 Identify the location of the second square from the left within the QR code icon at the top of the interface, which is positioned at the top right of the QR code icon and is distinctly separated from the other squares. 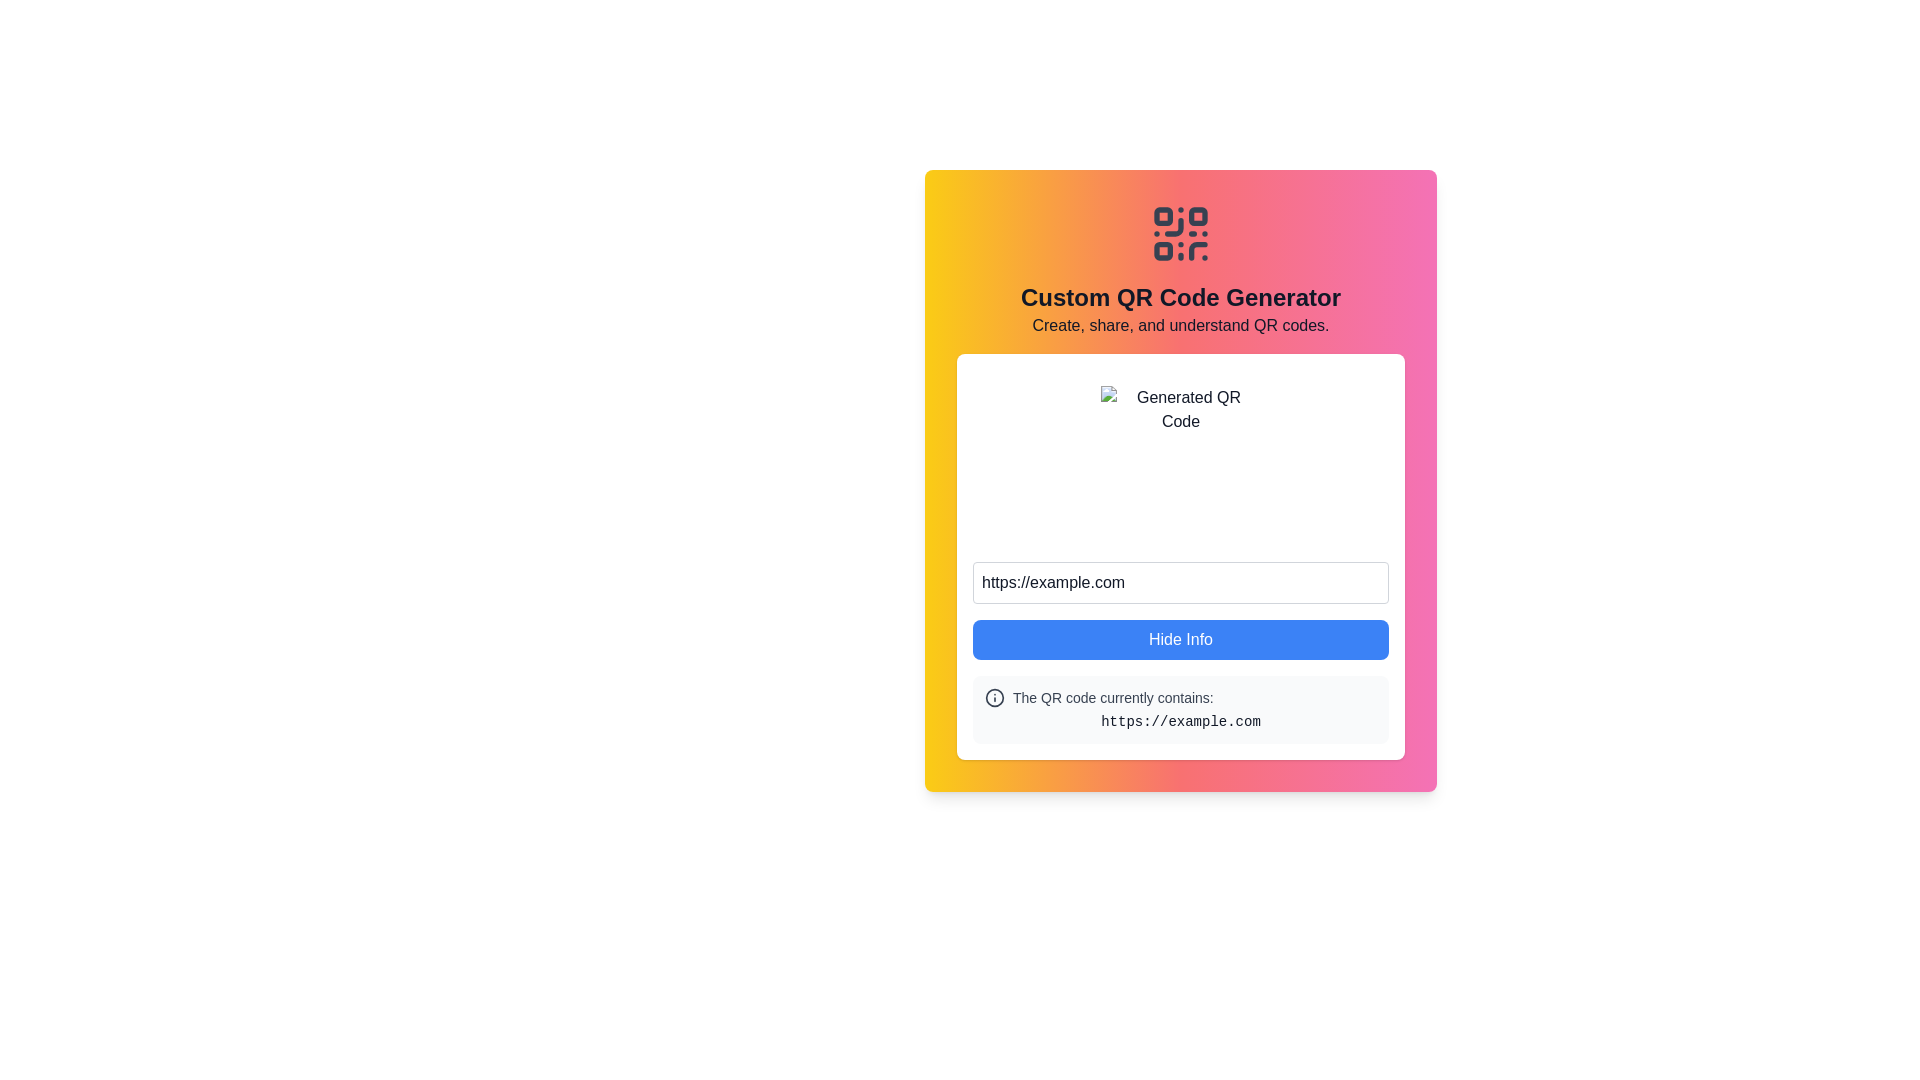
(1198, 216).